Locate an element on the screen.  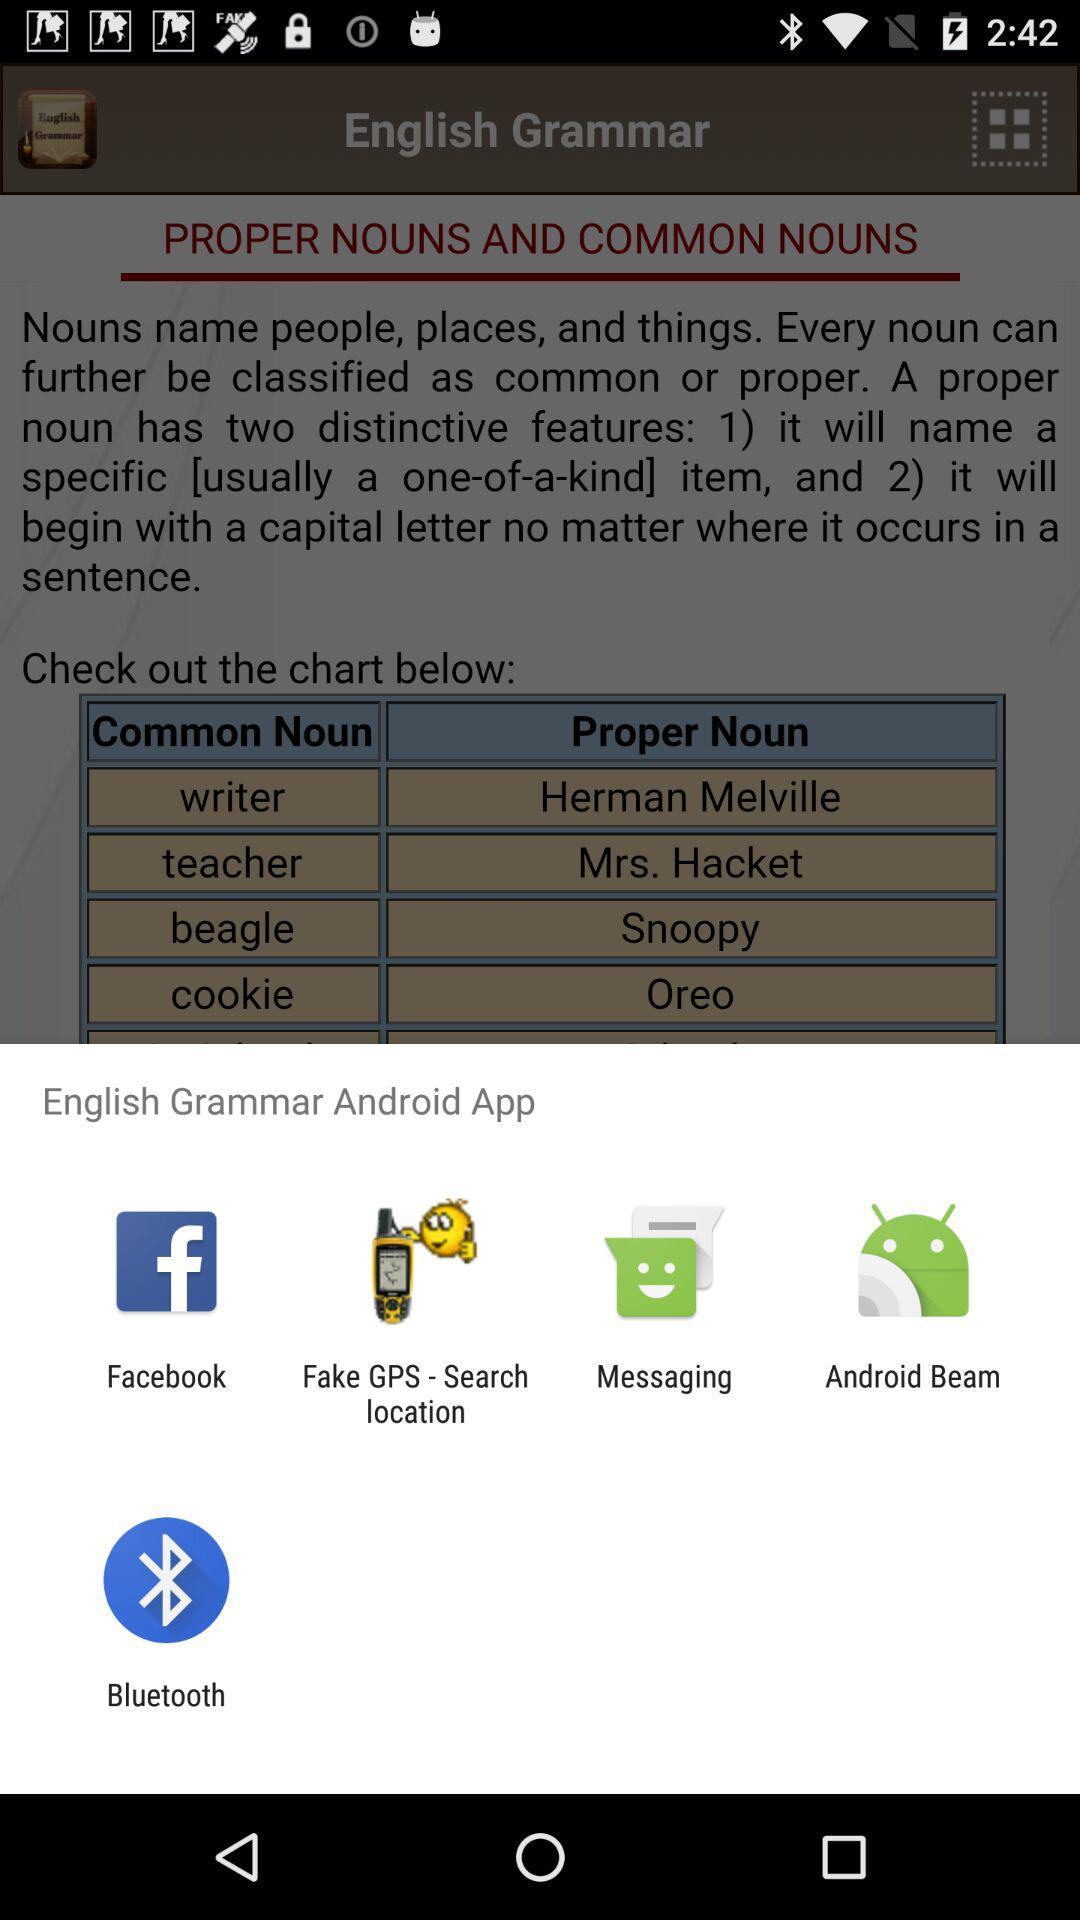
item at the bottom right corner is located at coordinates (913, 1392).